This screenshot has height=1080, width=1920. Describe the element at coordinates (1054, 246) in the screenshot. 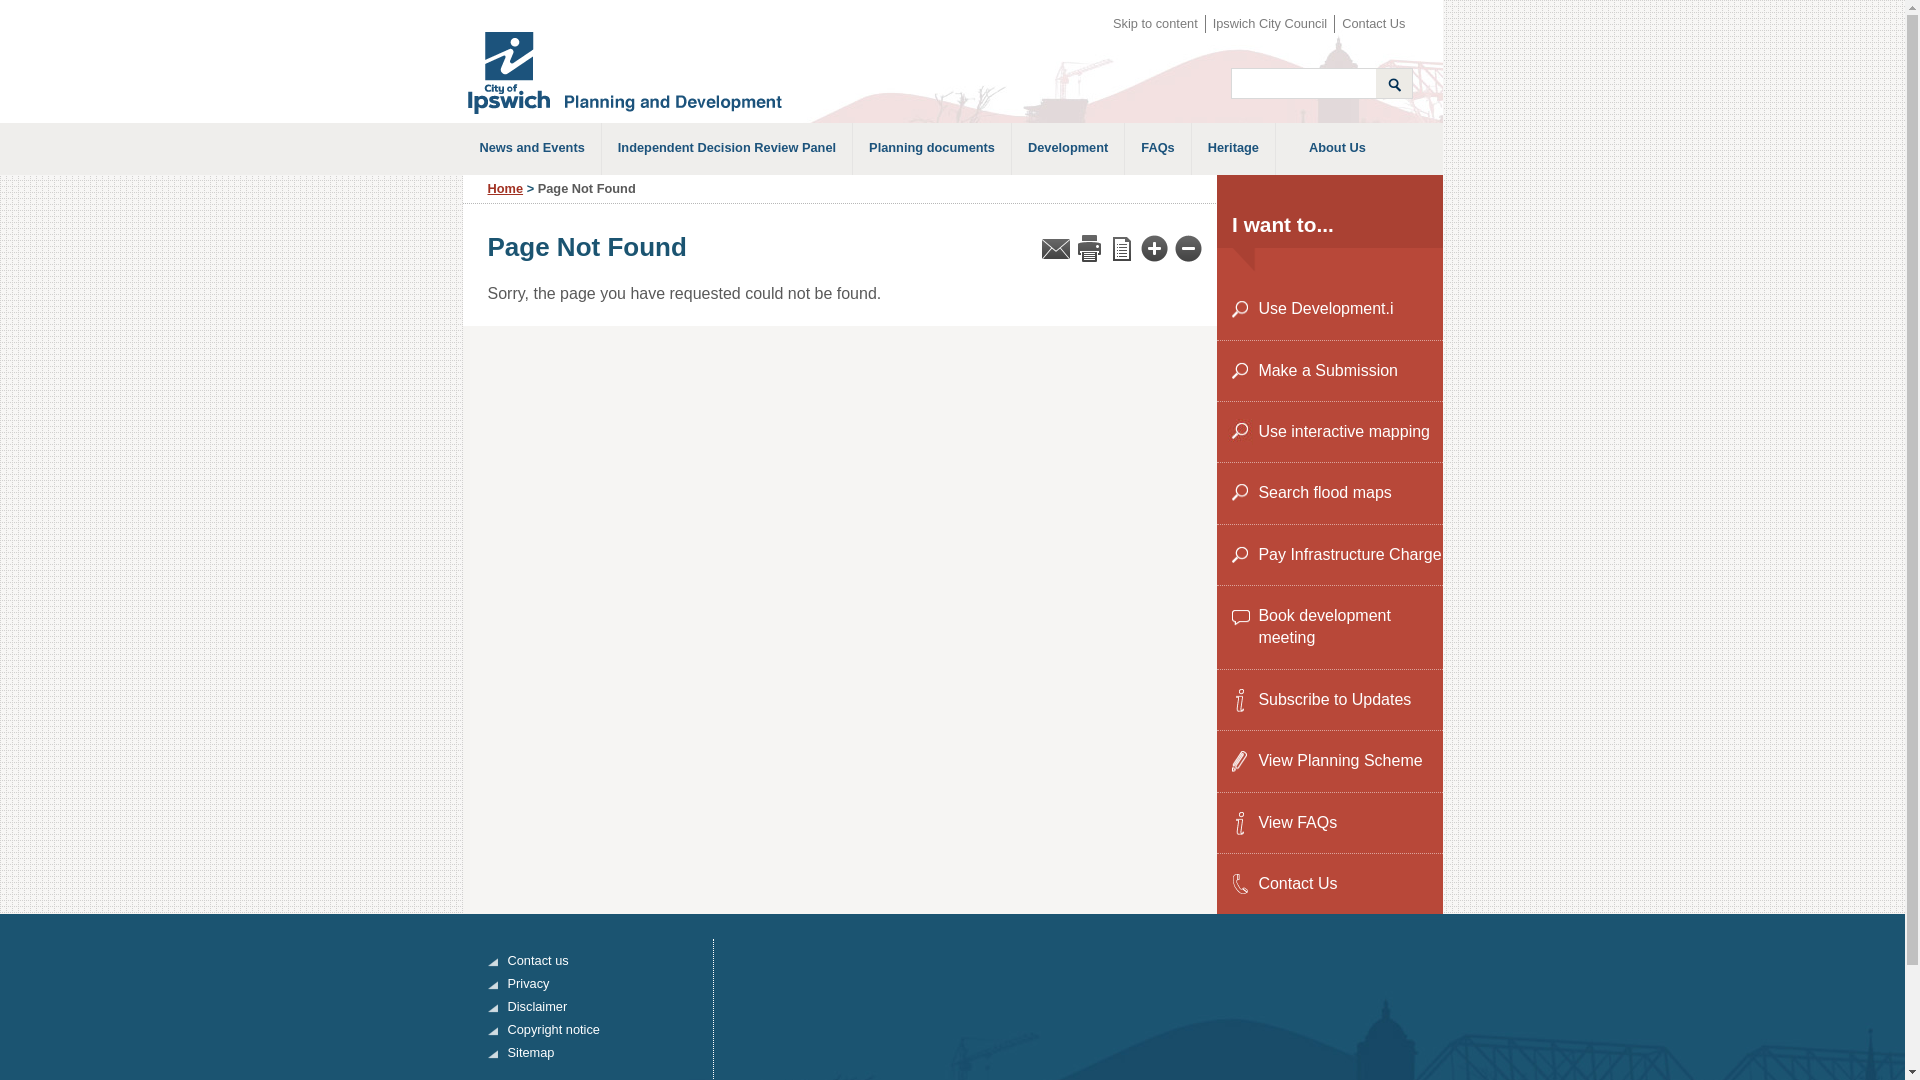

I see `'Email'` at that location.